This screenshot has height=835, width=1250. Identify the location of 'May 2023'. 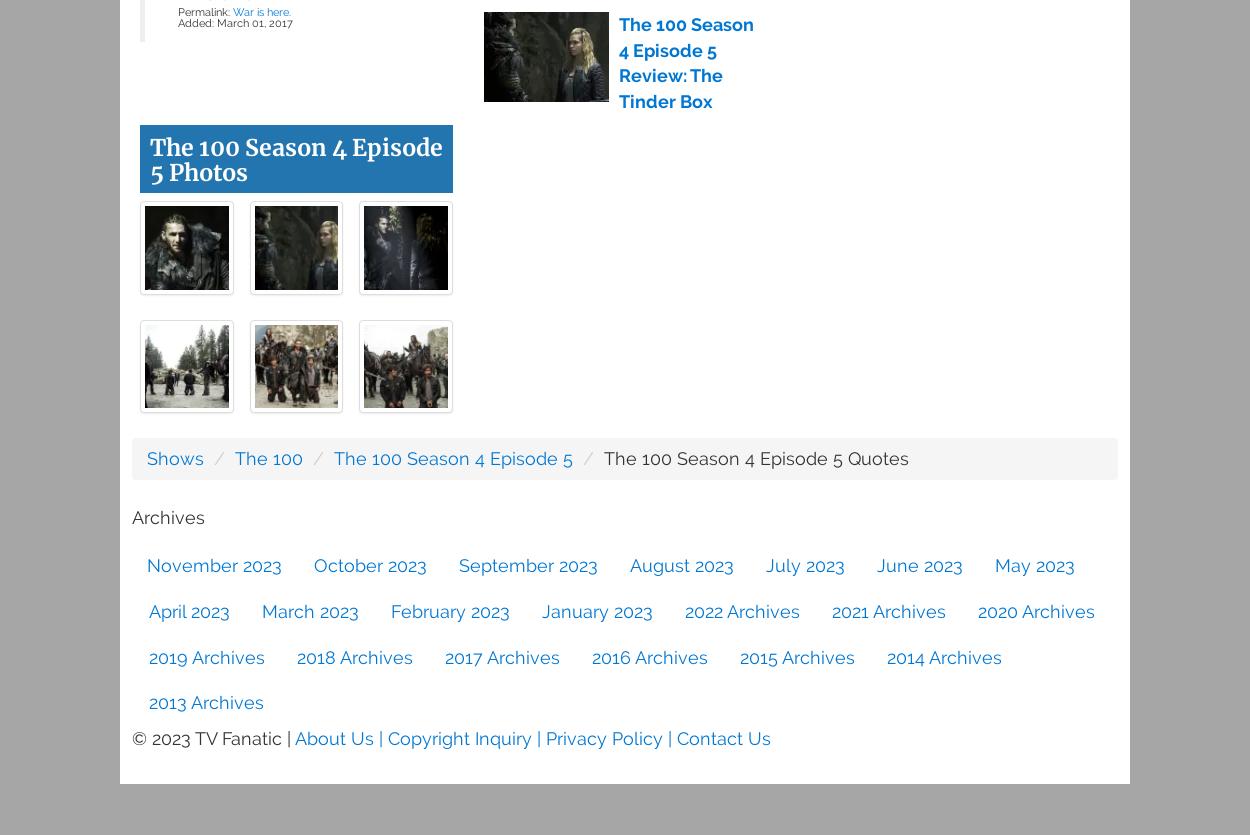
(1035, 565).